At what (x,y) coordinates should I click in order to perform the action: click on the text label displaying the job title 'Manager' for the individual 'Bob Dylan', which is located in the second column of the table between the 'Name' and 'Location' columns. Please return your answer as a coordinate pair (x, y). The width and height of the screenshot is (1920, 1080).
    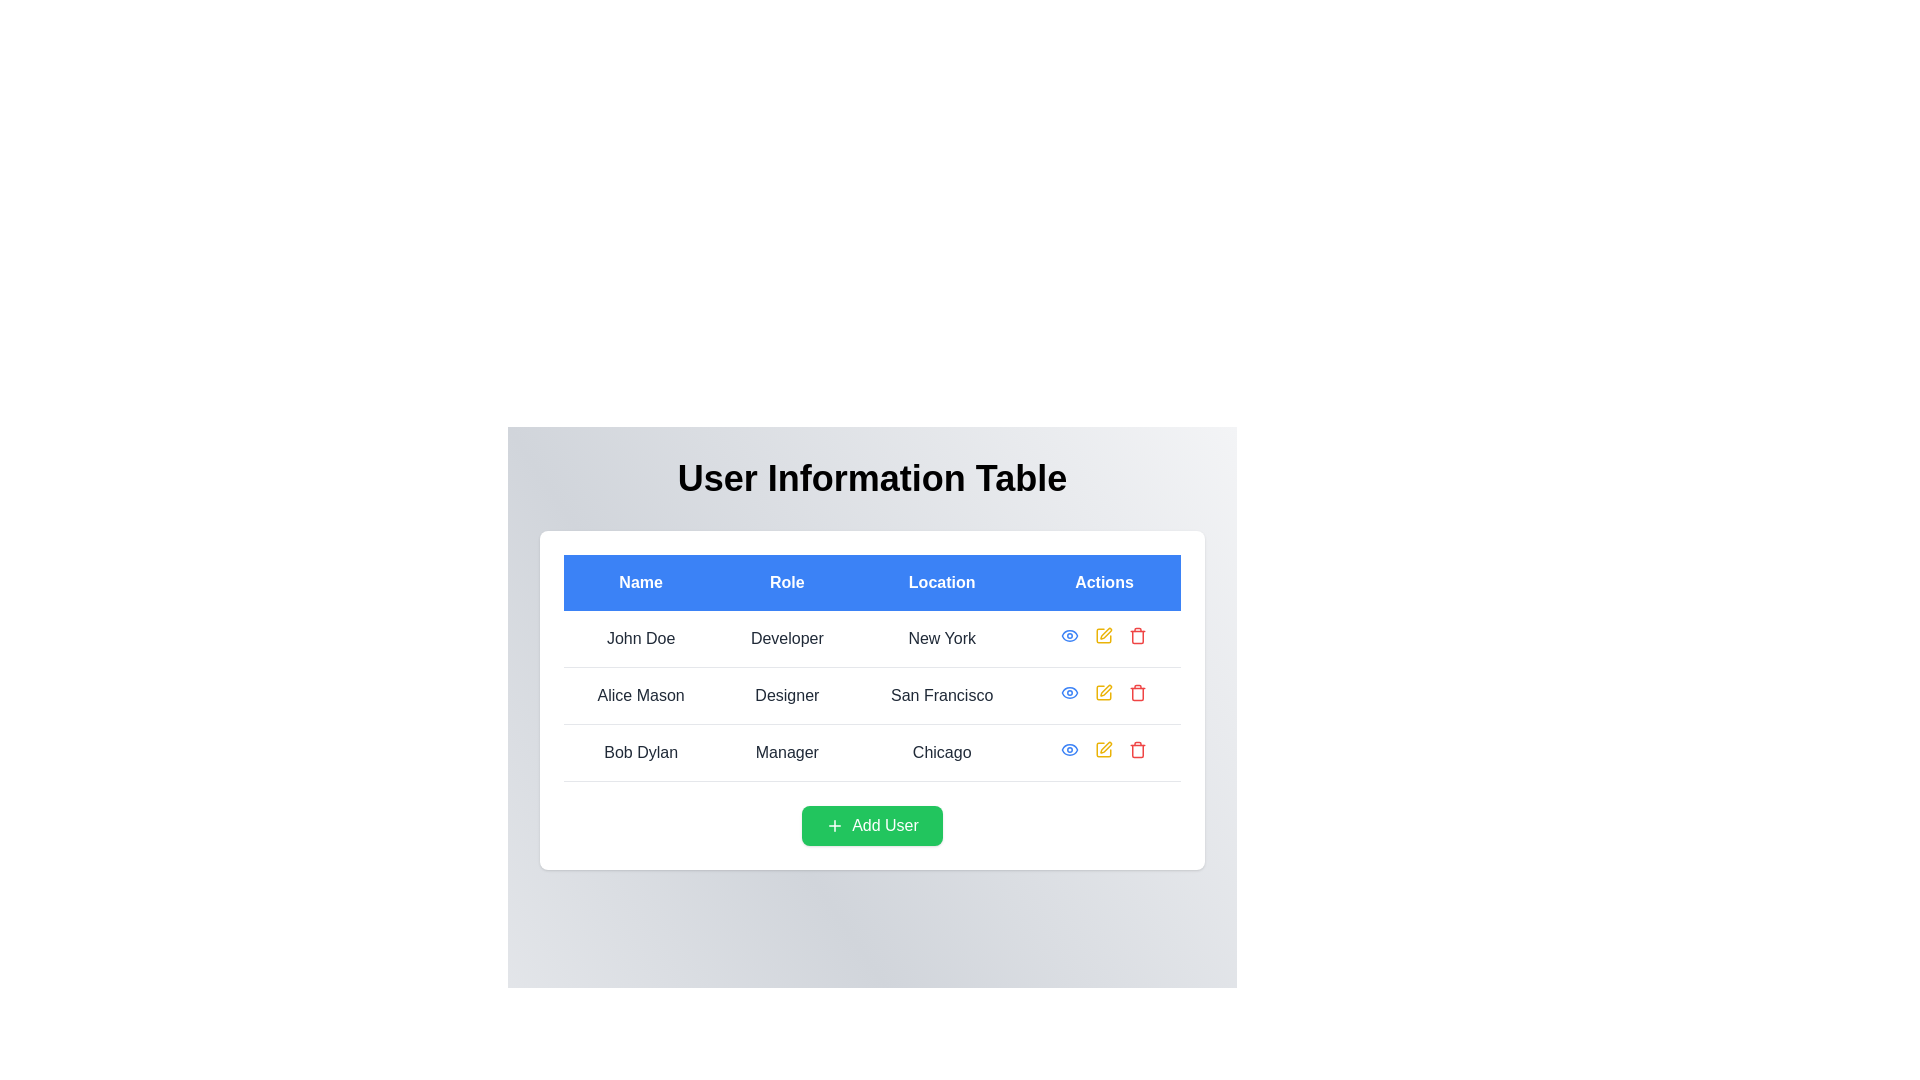
    Looking at the image, I should click on (786, 752).